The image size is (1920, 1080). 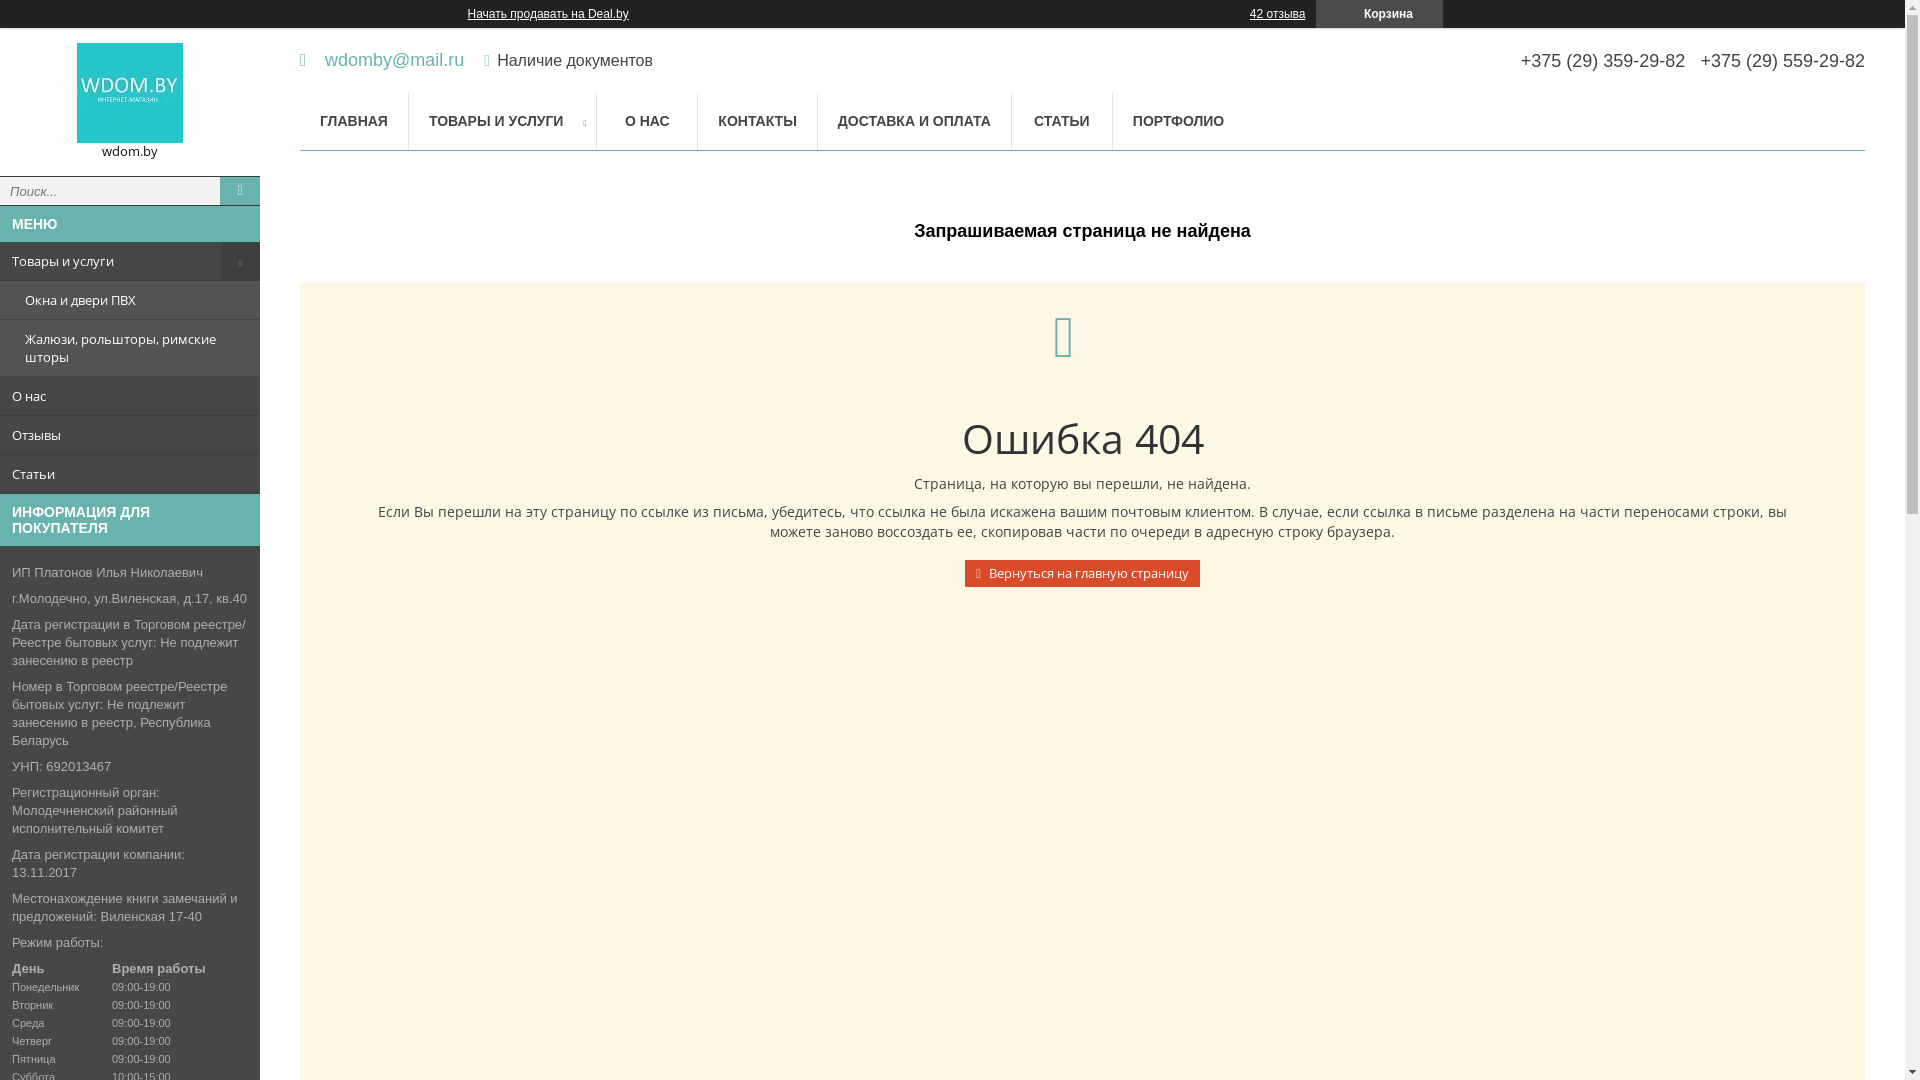 What do you see at coordinates (382, 59) in the screenshot?
I see `'wdomby@mail.ru'` at bounding box center [382, 59].